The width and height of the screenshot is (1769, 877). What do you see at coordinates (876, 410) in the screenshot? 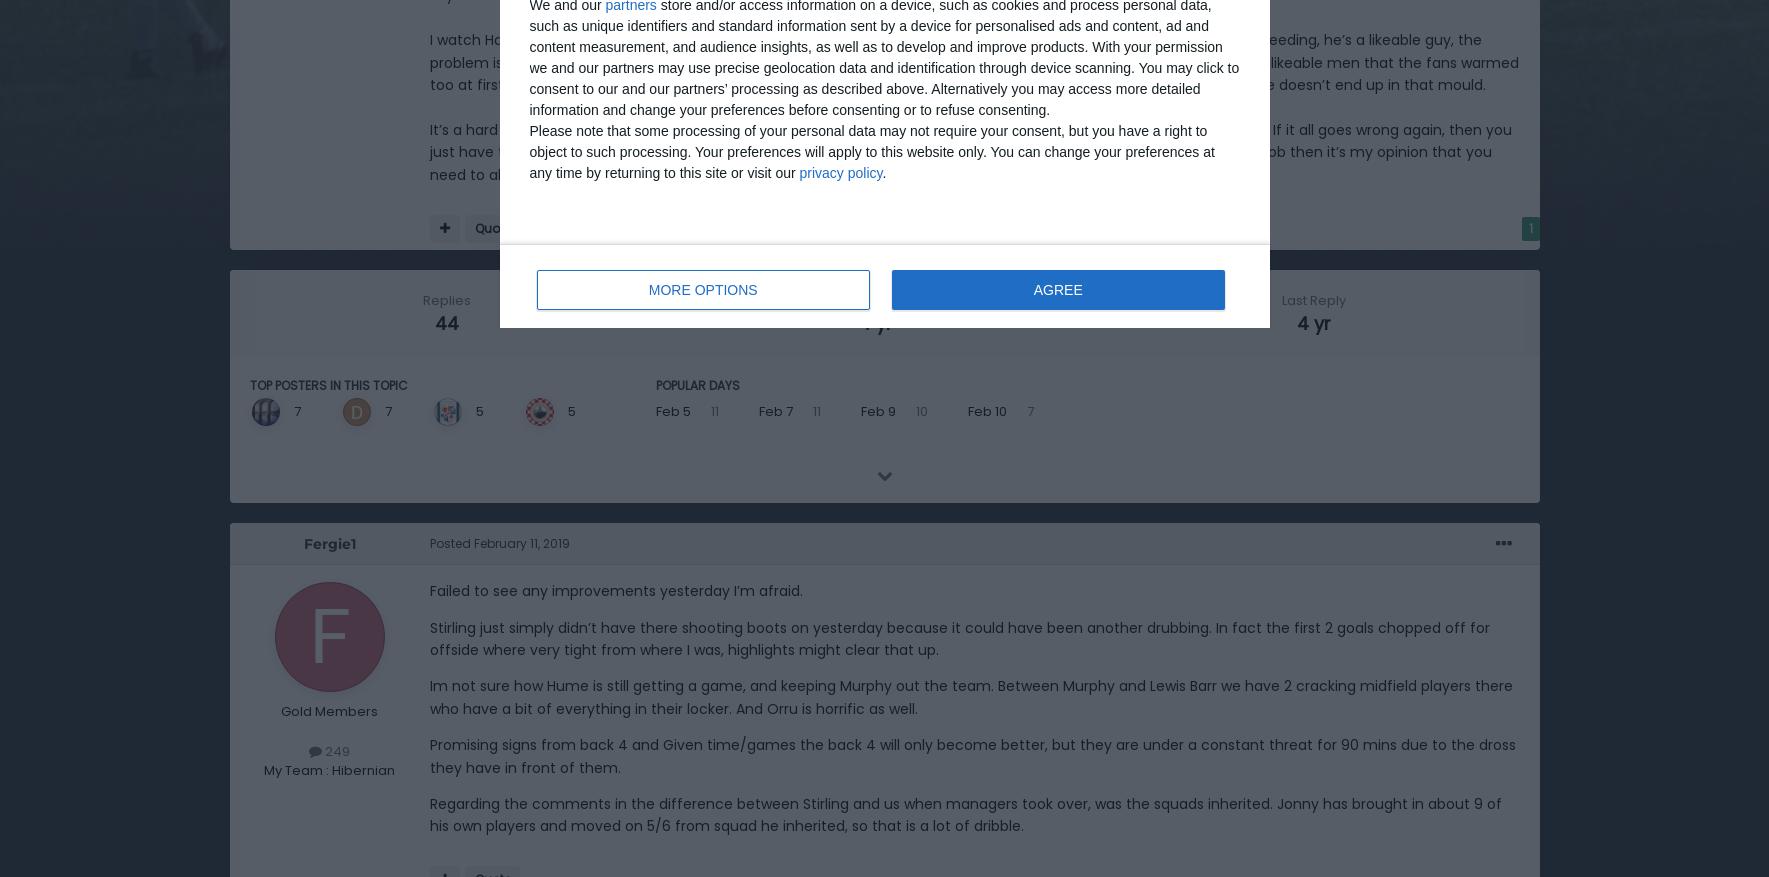
I see `'Feb 9'` at bounding box center [876, 410].